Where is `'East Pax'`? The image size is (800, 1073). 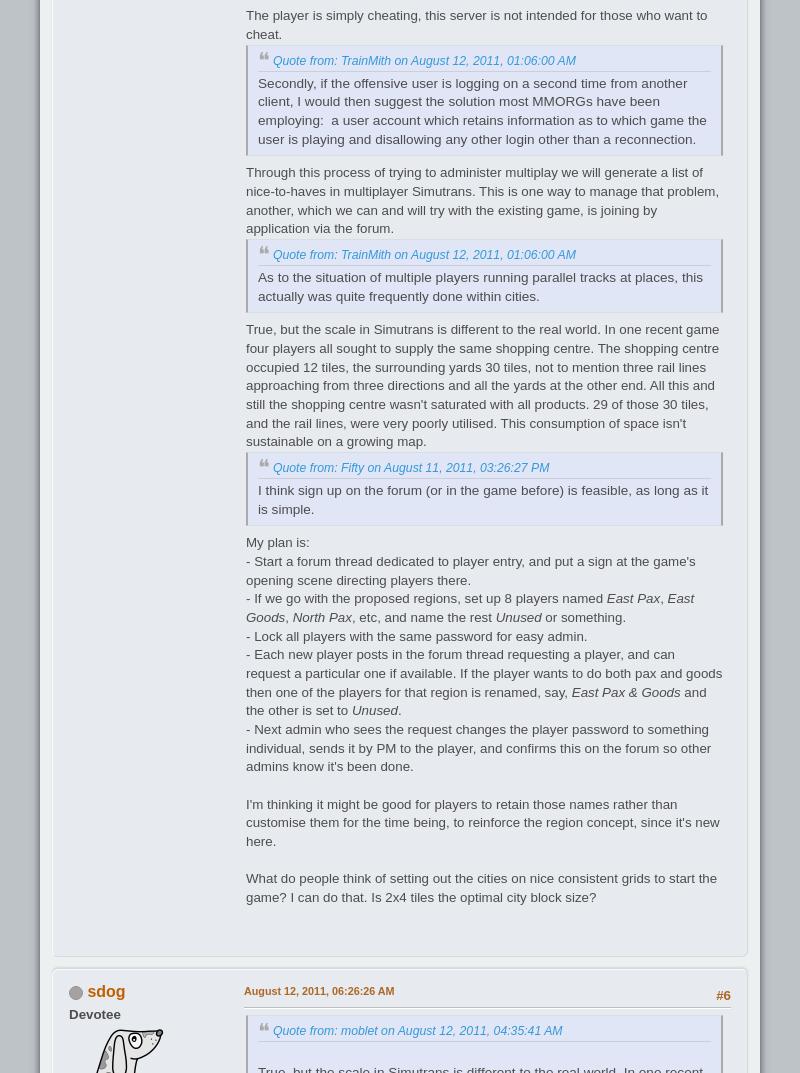 'East Pax' is located at coordinates (633, 597).